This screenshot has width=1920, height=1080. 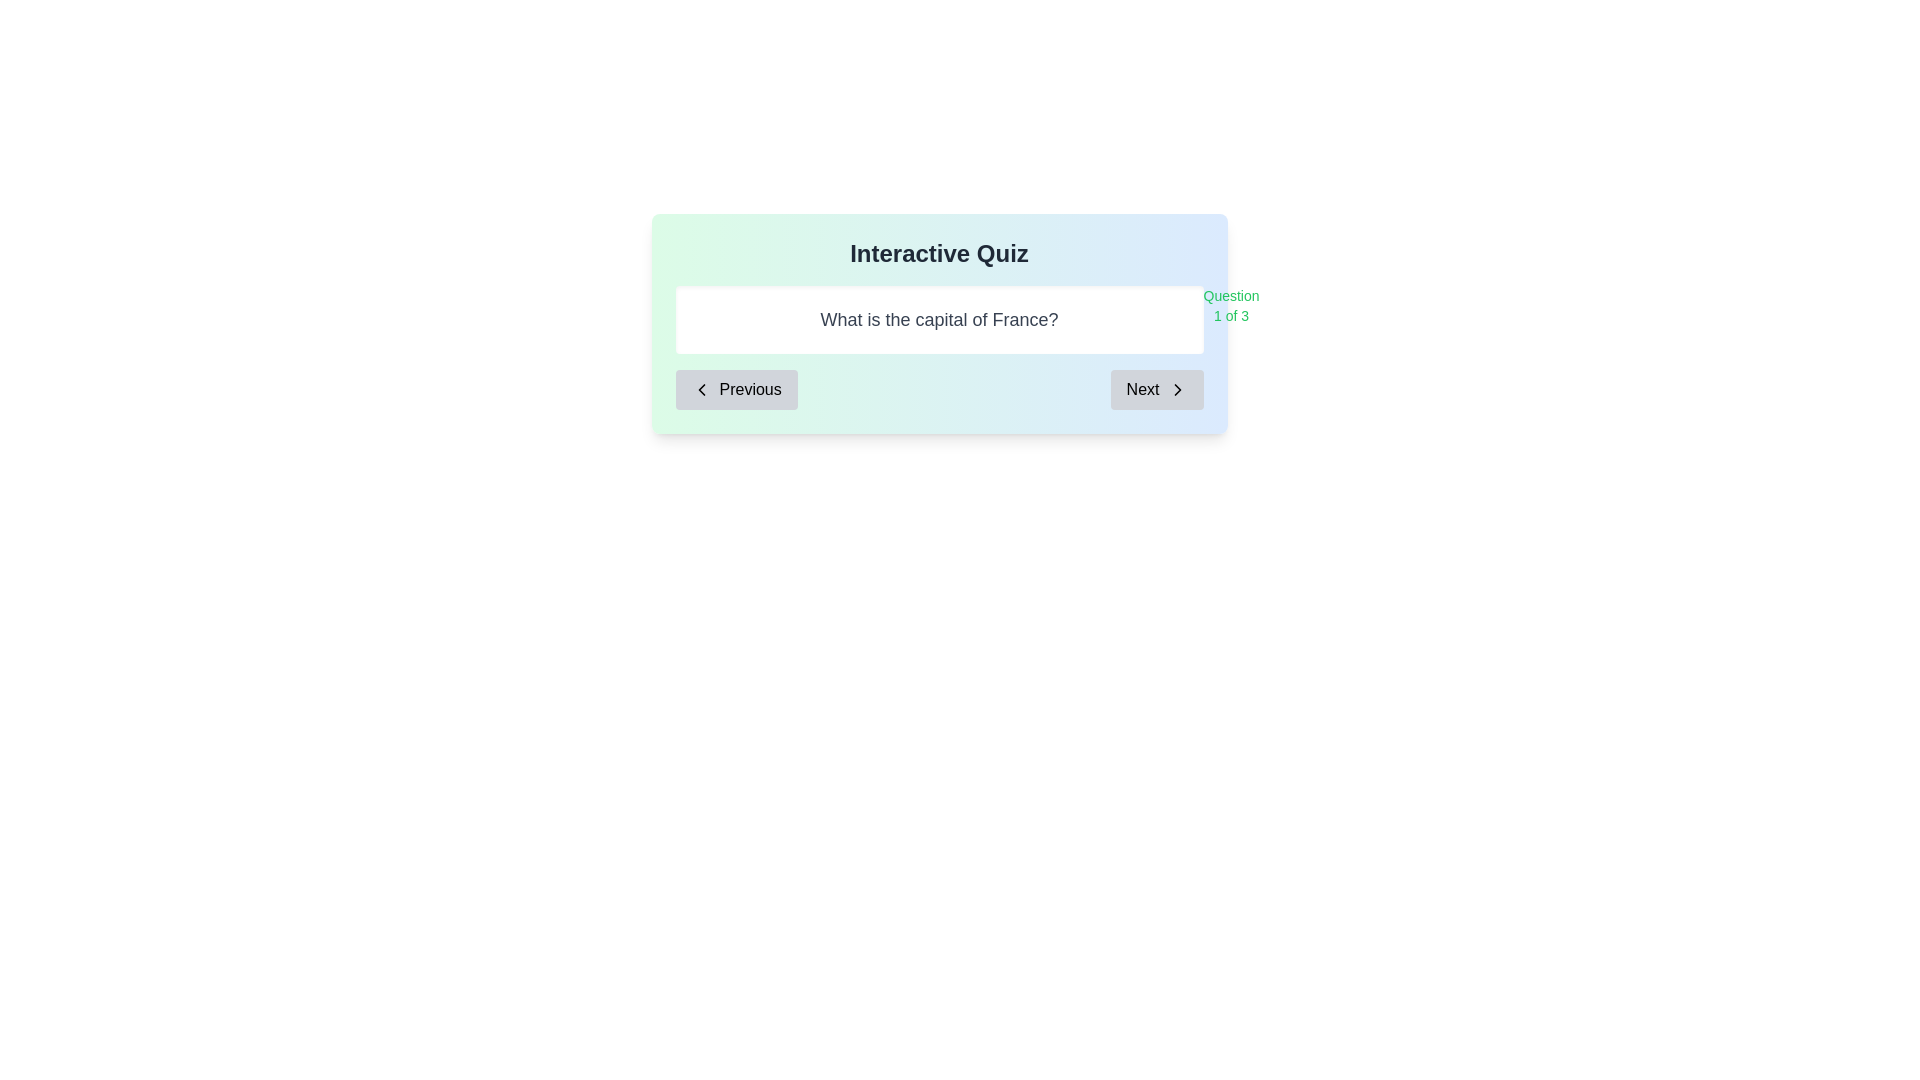 I want to click on the white rounded box containing the question 'What is the capital of France?' located in the 'Interactive Quiz' section, so click(x=938, y=319).